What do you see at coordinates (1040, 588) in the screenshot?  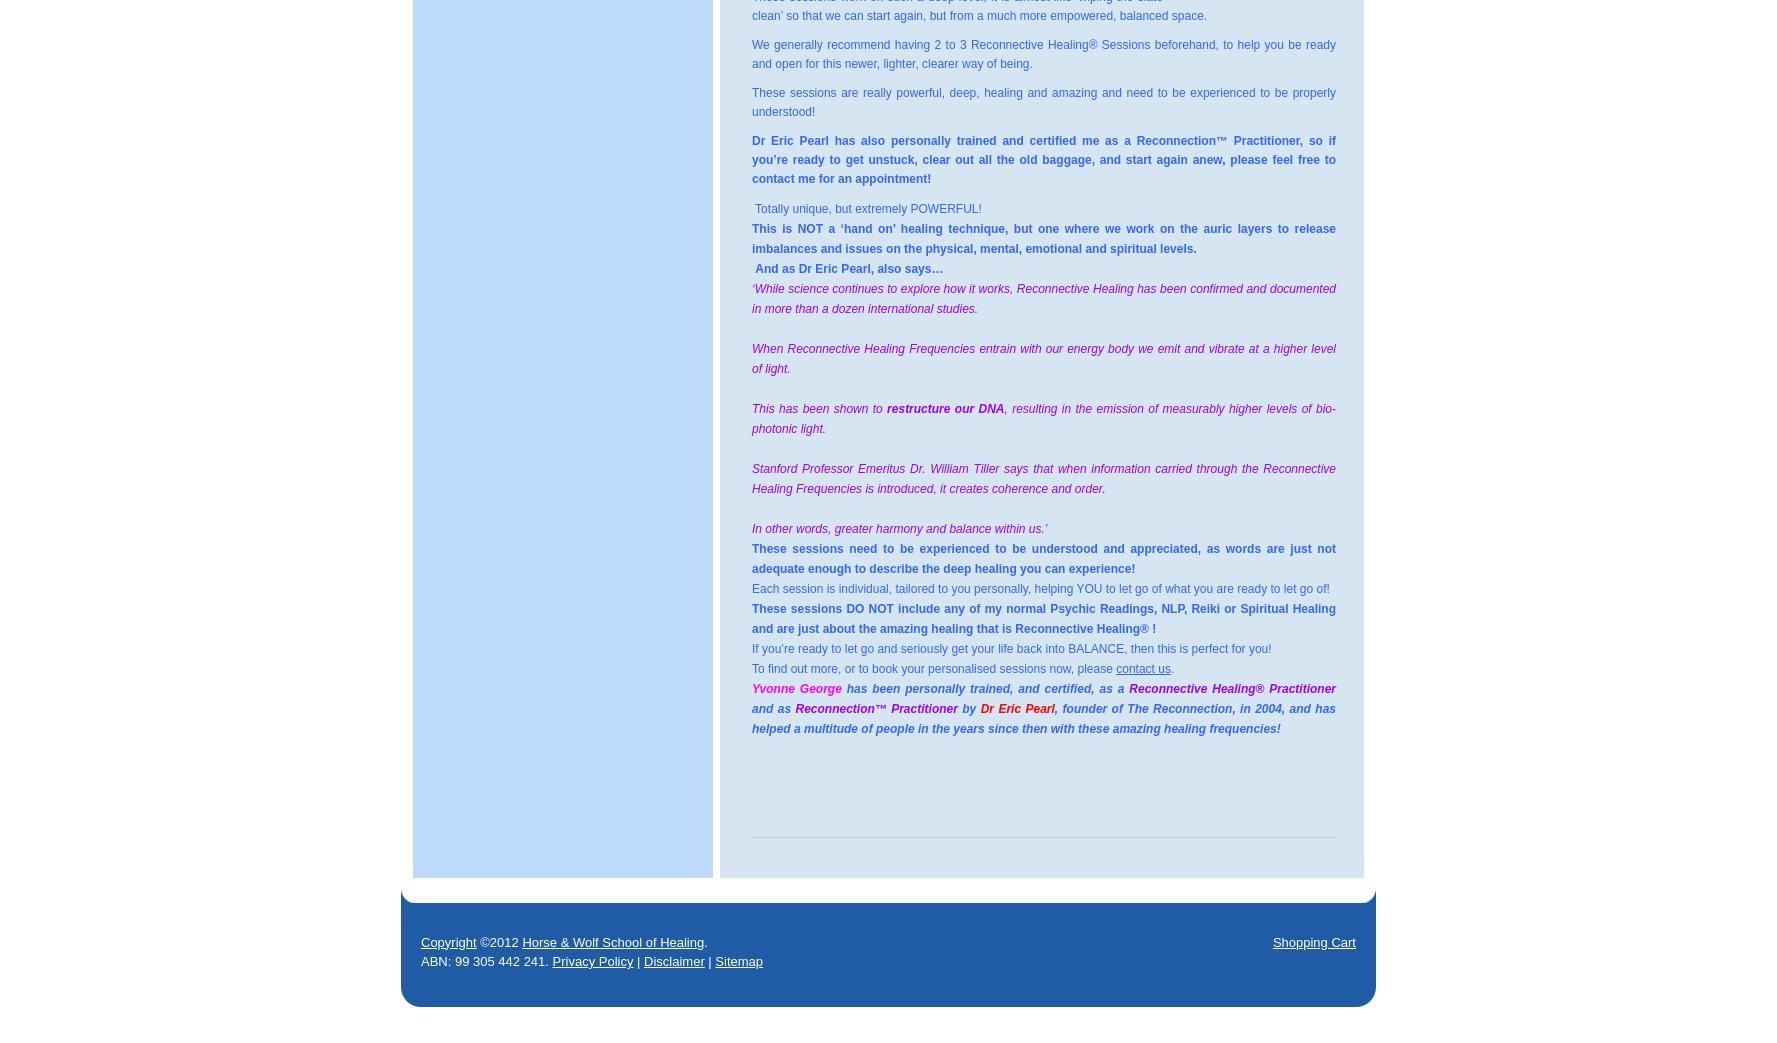 I see `'Each session is individual, tailored to you personally, helping YOU to let go of what you are ready to let go of!'` at bounding box center [1040, 588].